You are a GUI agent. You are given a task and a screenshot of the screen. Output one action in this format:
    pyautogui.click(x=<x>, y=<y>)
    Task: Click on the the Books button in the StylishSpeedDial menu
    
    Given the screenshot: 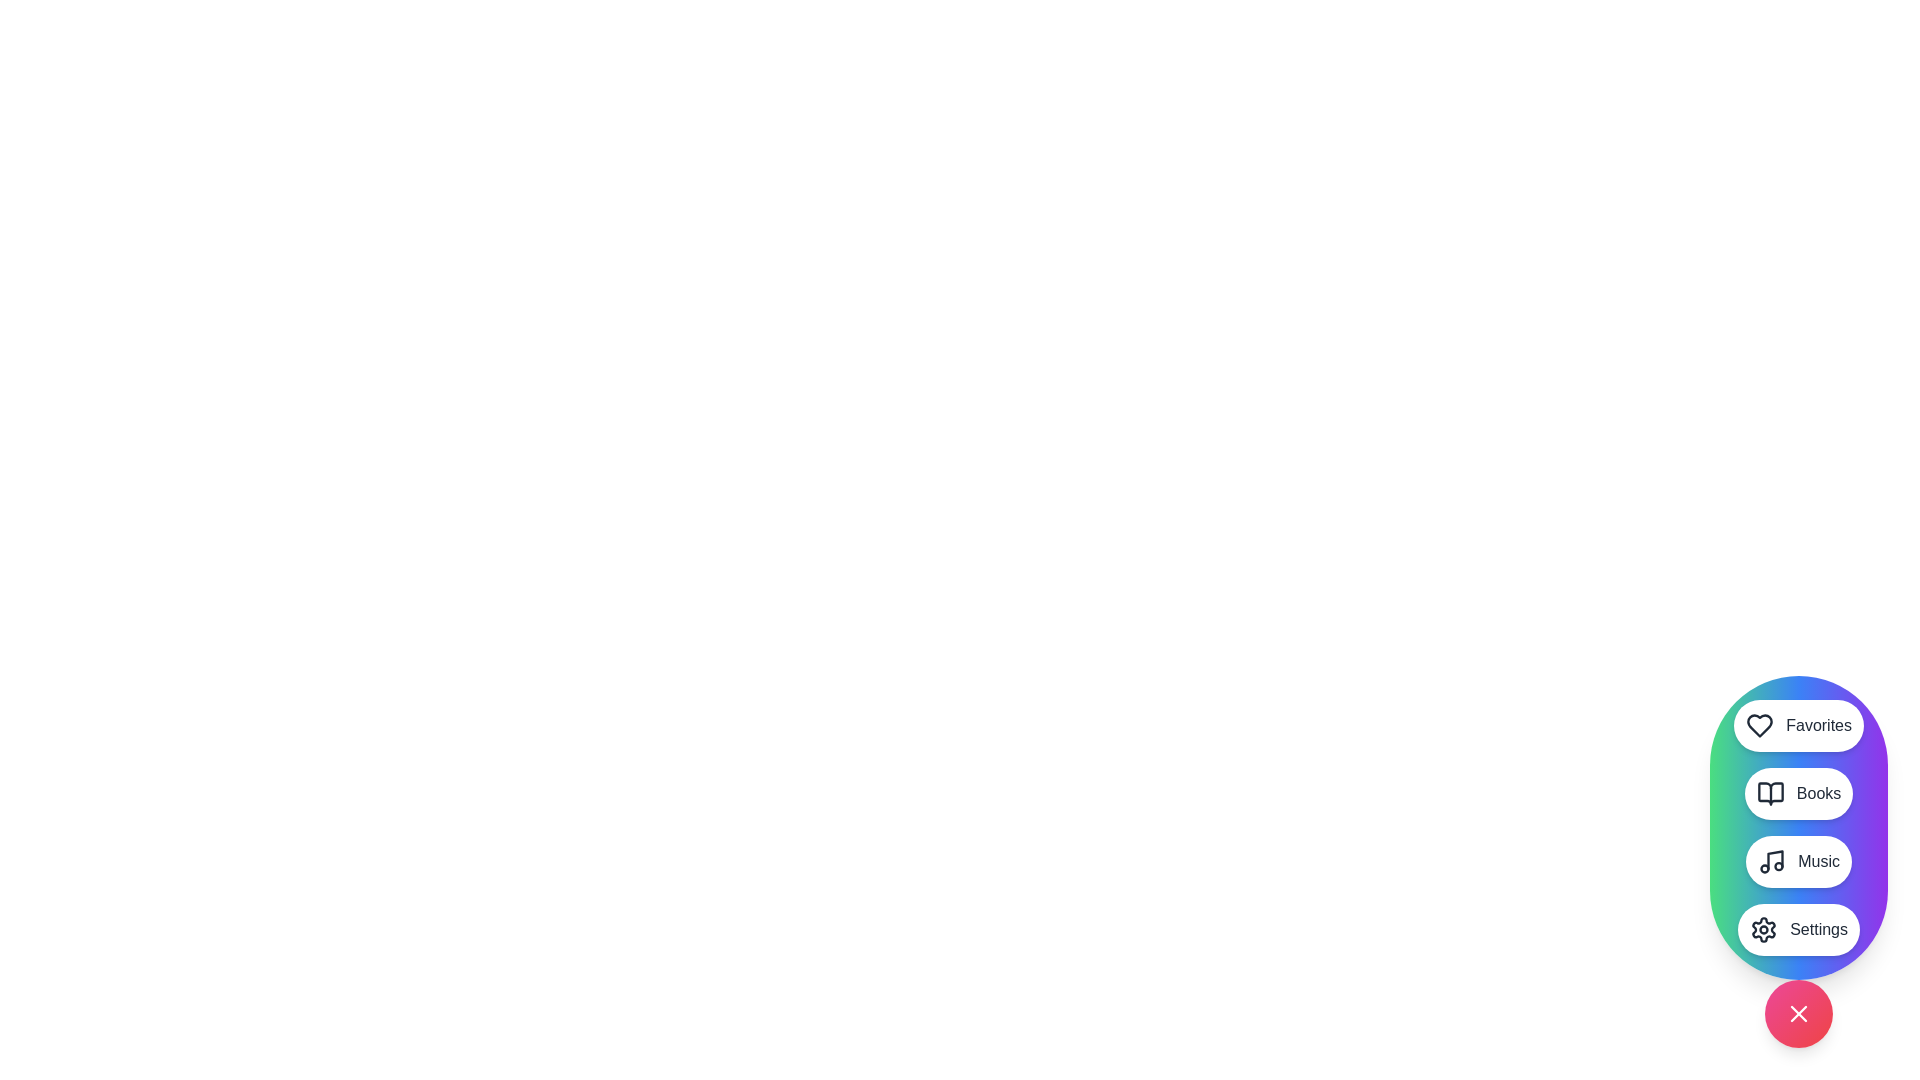 What is the action you would take?
    pyautogui.click(x=1799, y=793)
    